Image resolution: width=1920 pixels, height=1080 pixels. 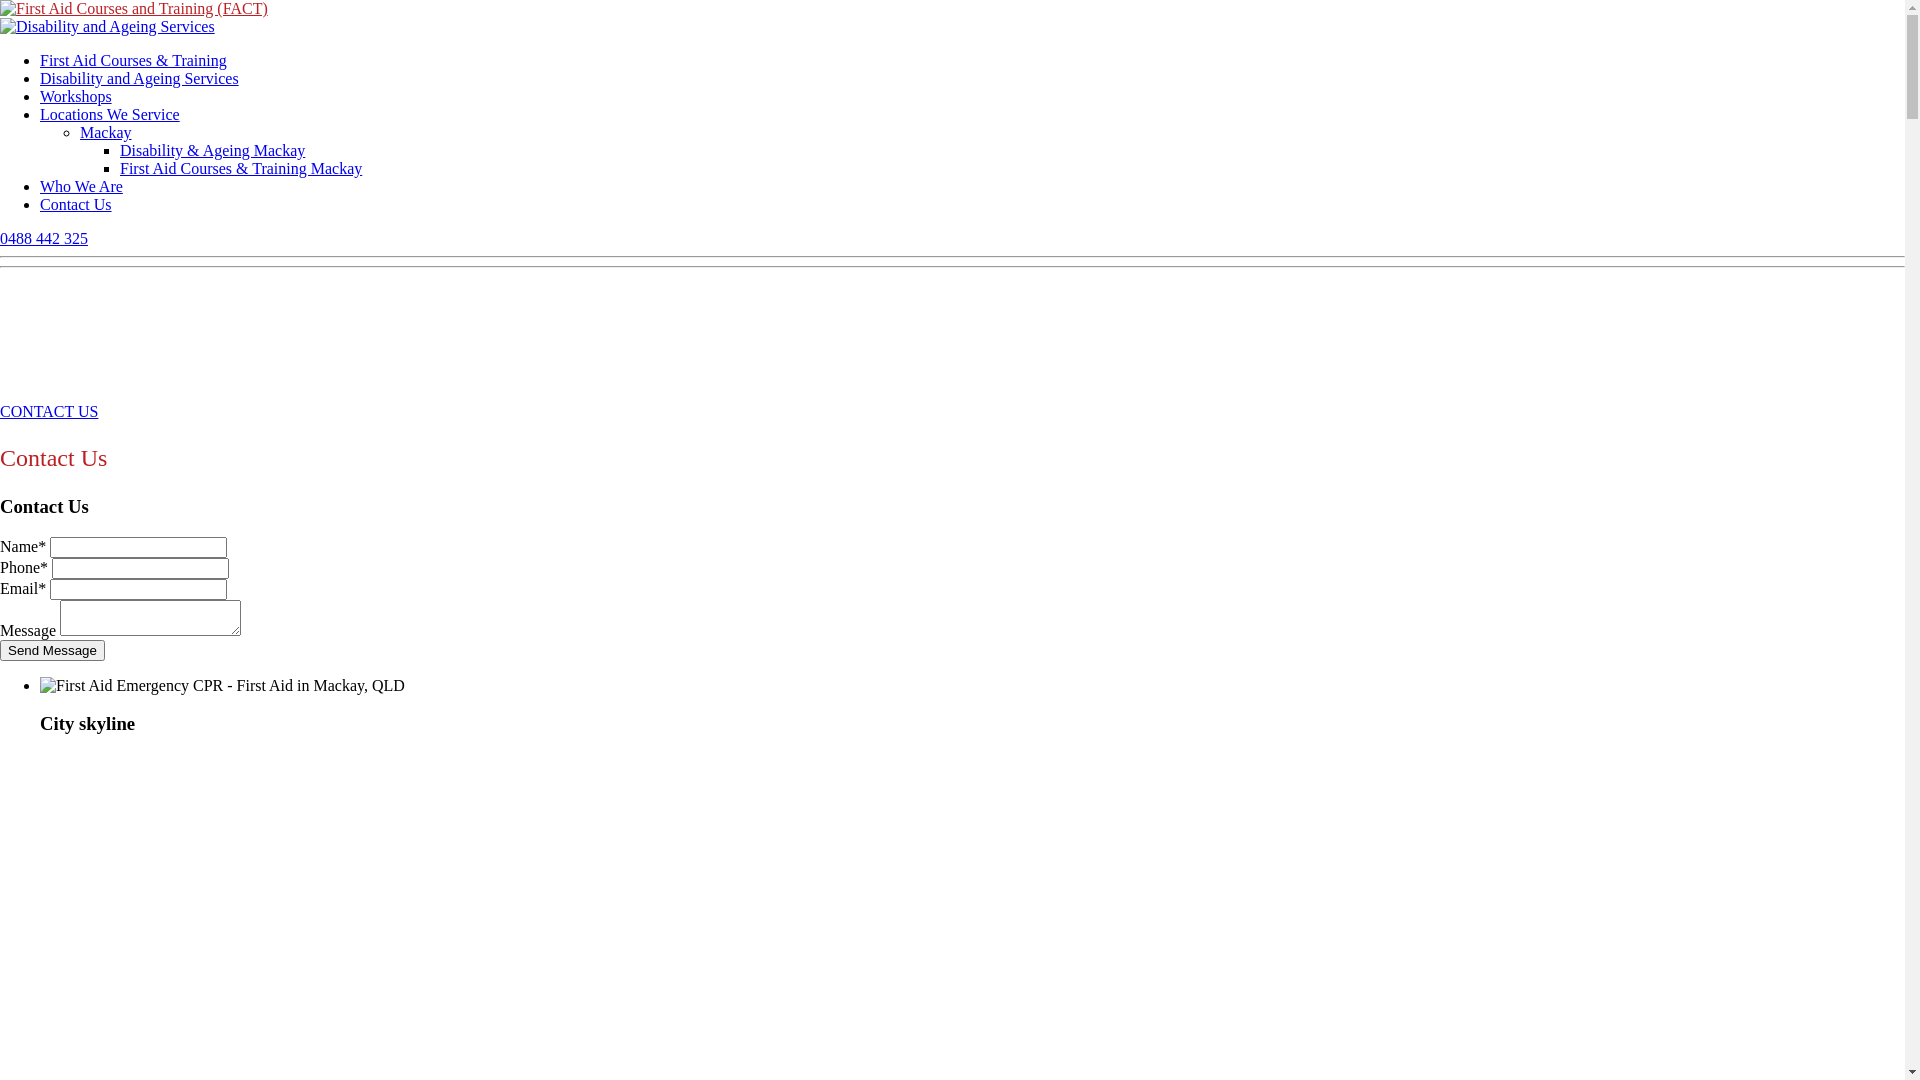 What do you see at coordinates (0, 237) in the screenshot?
I see `'0488 442 325'` at bounding box center [0, 237].